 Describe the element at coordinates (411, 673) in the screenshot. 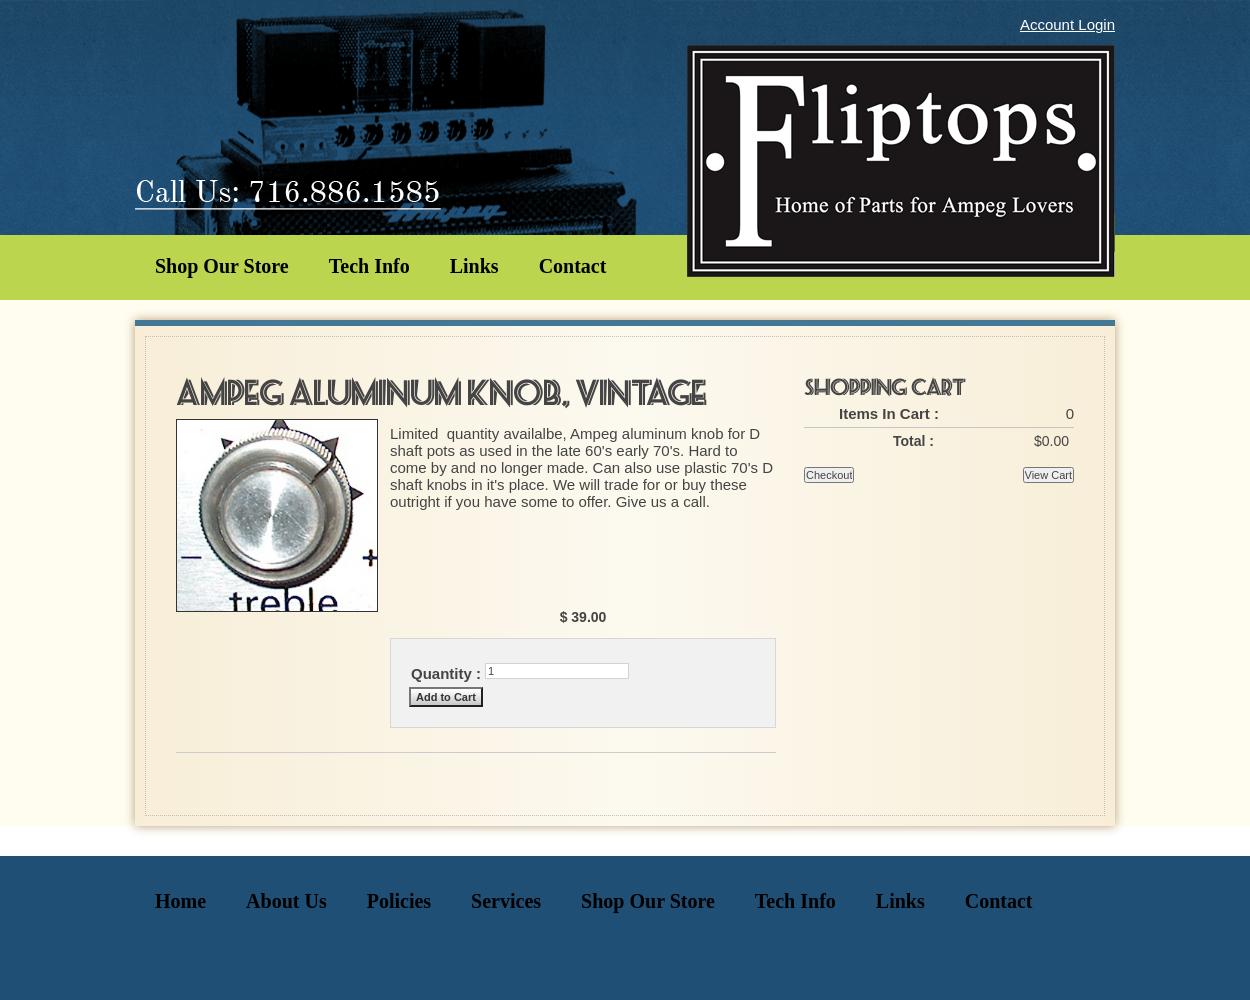

I see `'Quantity :'` at that location.